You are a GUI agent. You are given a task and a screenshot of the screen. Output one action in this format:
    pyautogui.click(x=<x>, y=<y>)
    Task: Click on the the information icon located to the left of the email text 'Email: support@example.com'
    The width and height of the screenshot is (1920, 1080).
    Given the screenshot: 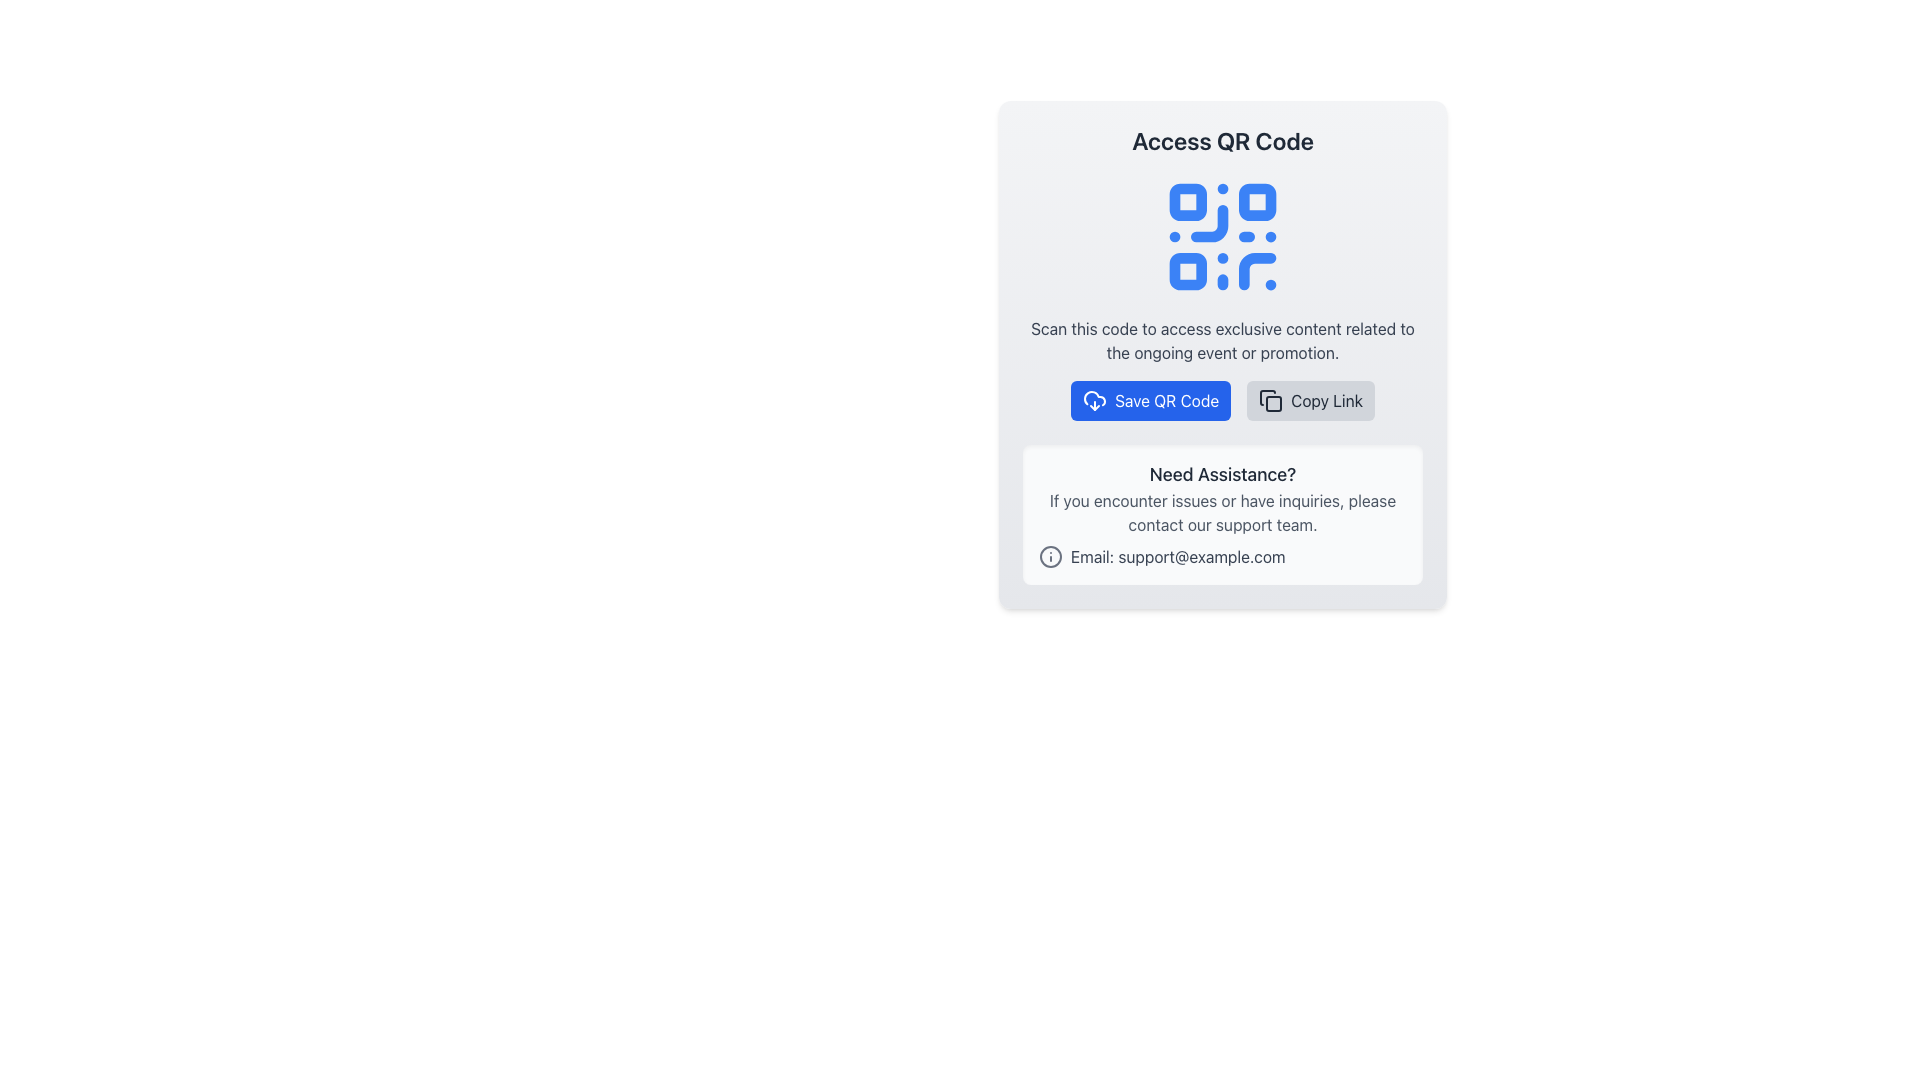 What is the action you would take?
    pyautogui.click(x=1050, y=556)
    